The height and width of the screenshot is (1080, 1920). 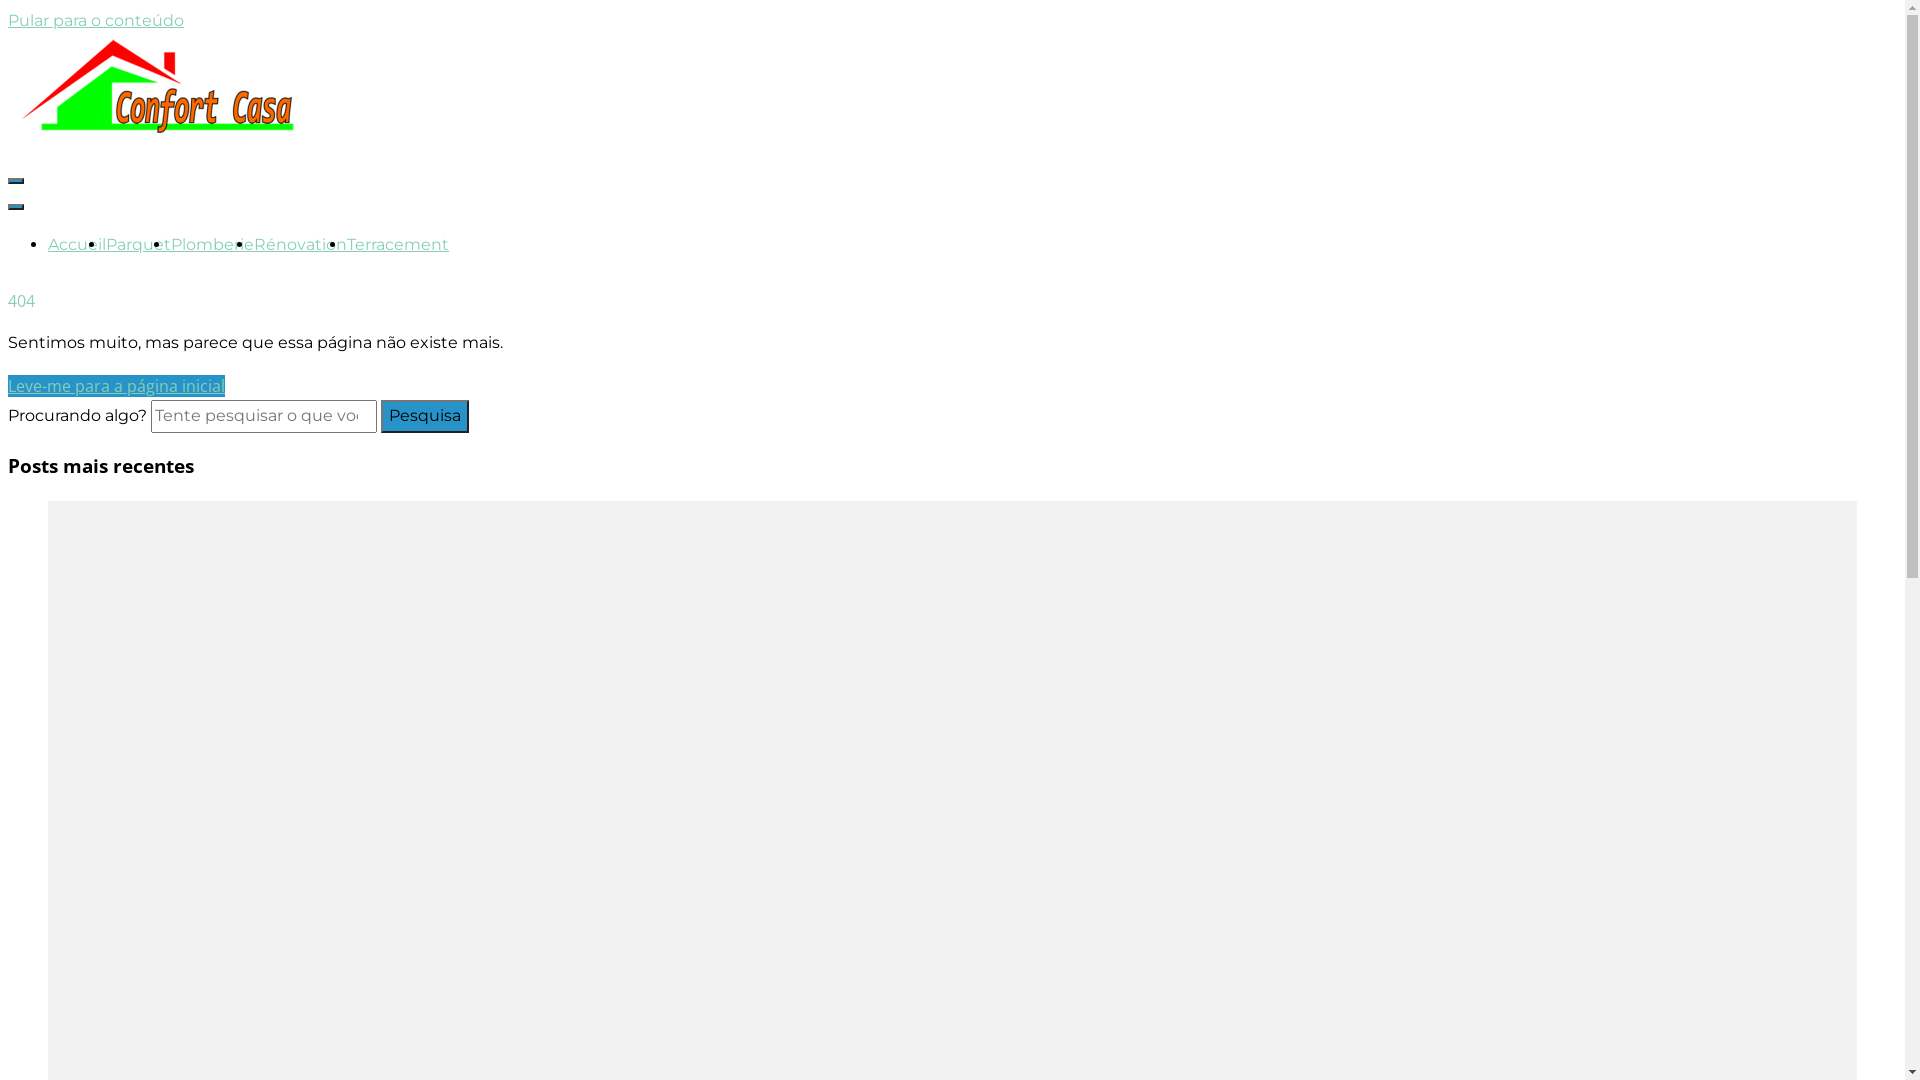 What do you see at coordinates (141, 234) in the screenshot?
I see `'Confort Casa'` at bounding box center [141, 234].